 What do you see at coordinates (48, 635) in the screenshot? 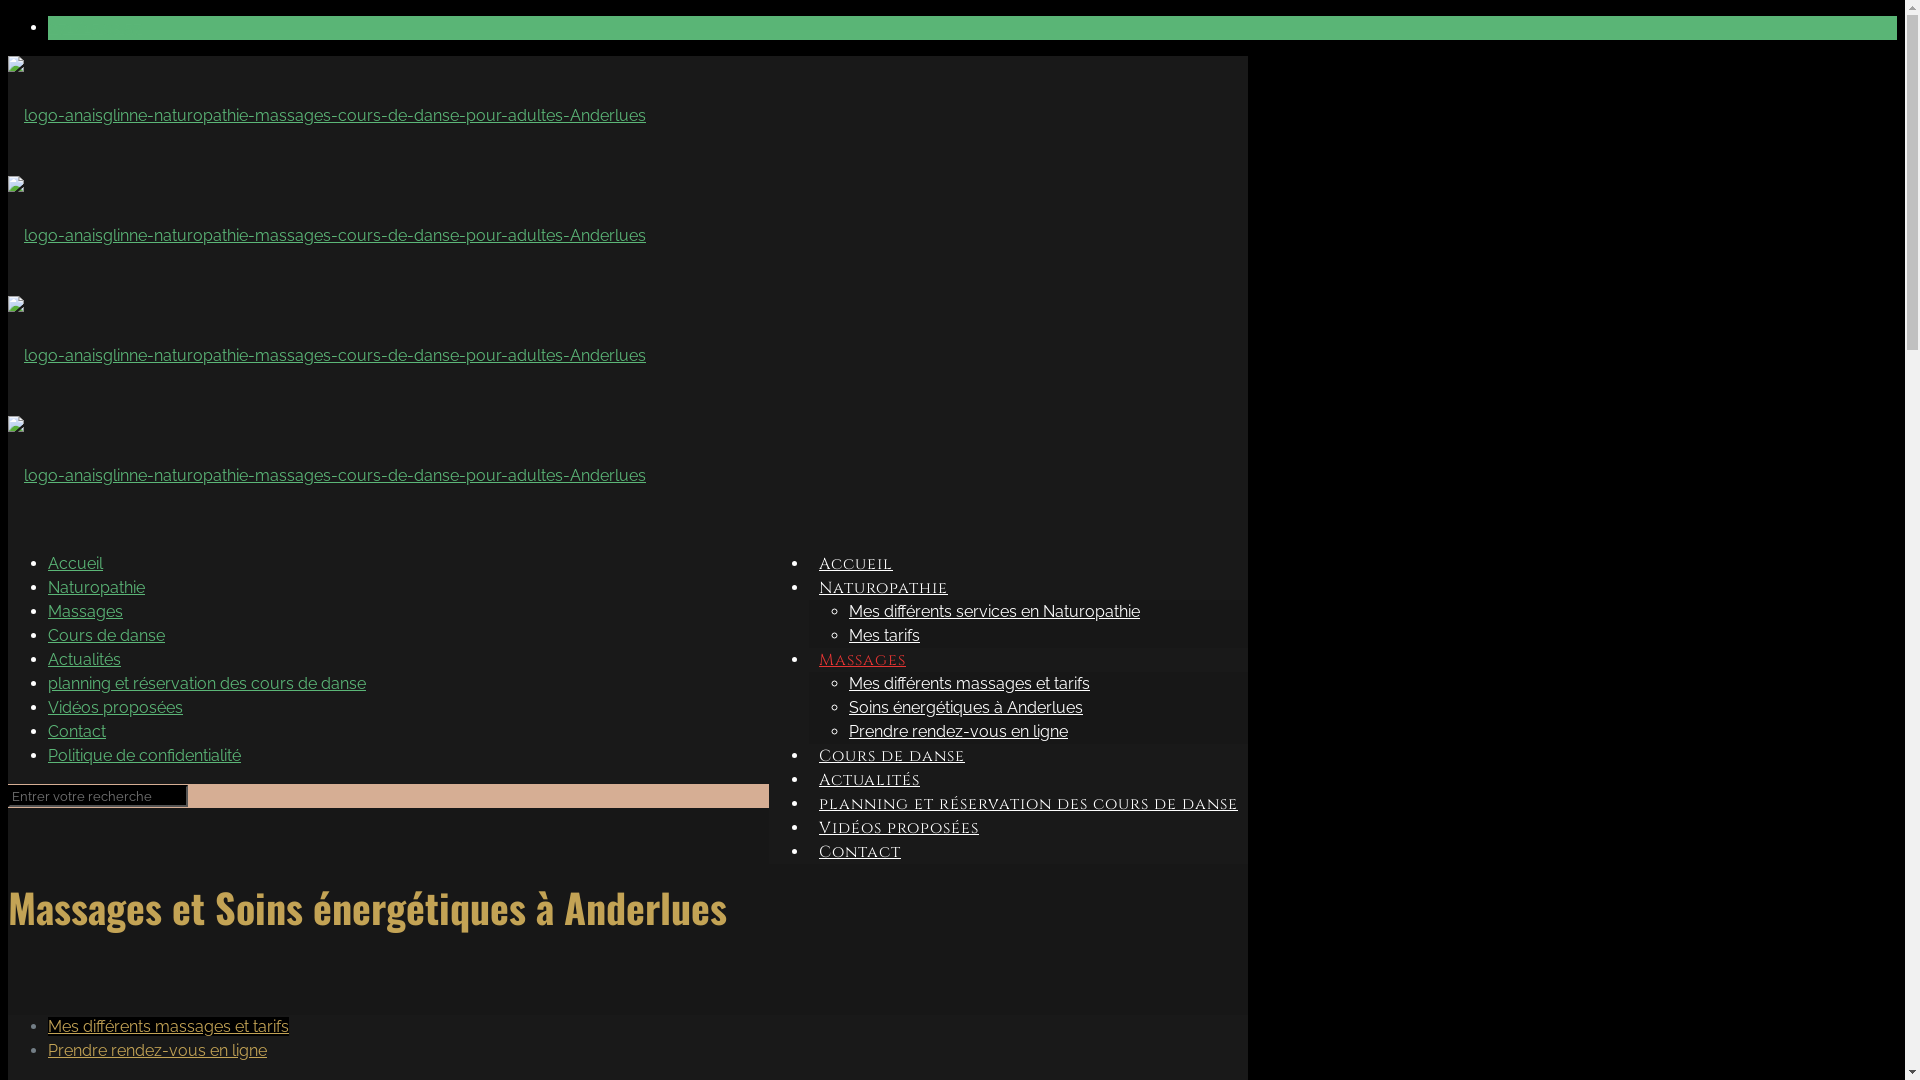
I see `'Cours de danse'` at bounding box center [48, 635].